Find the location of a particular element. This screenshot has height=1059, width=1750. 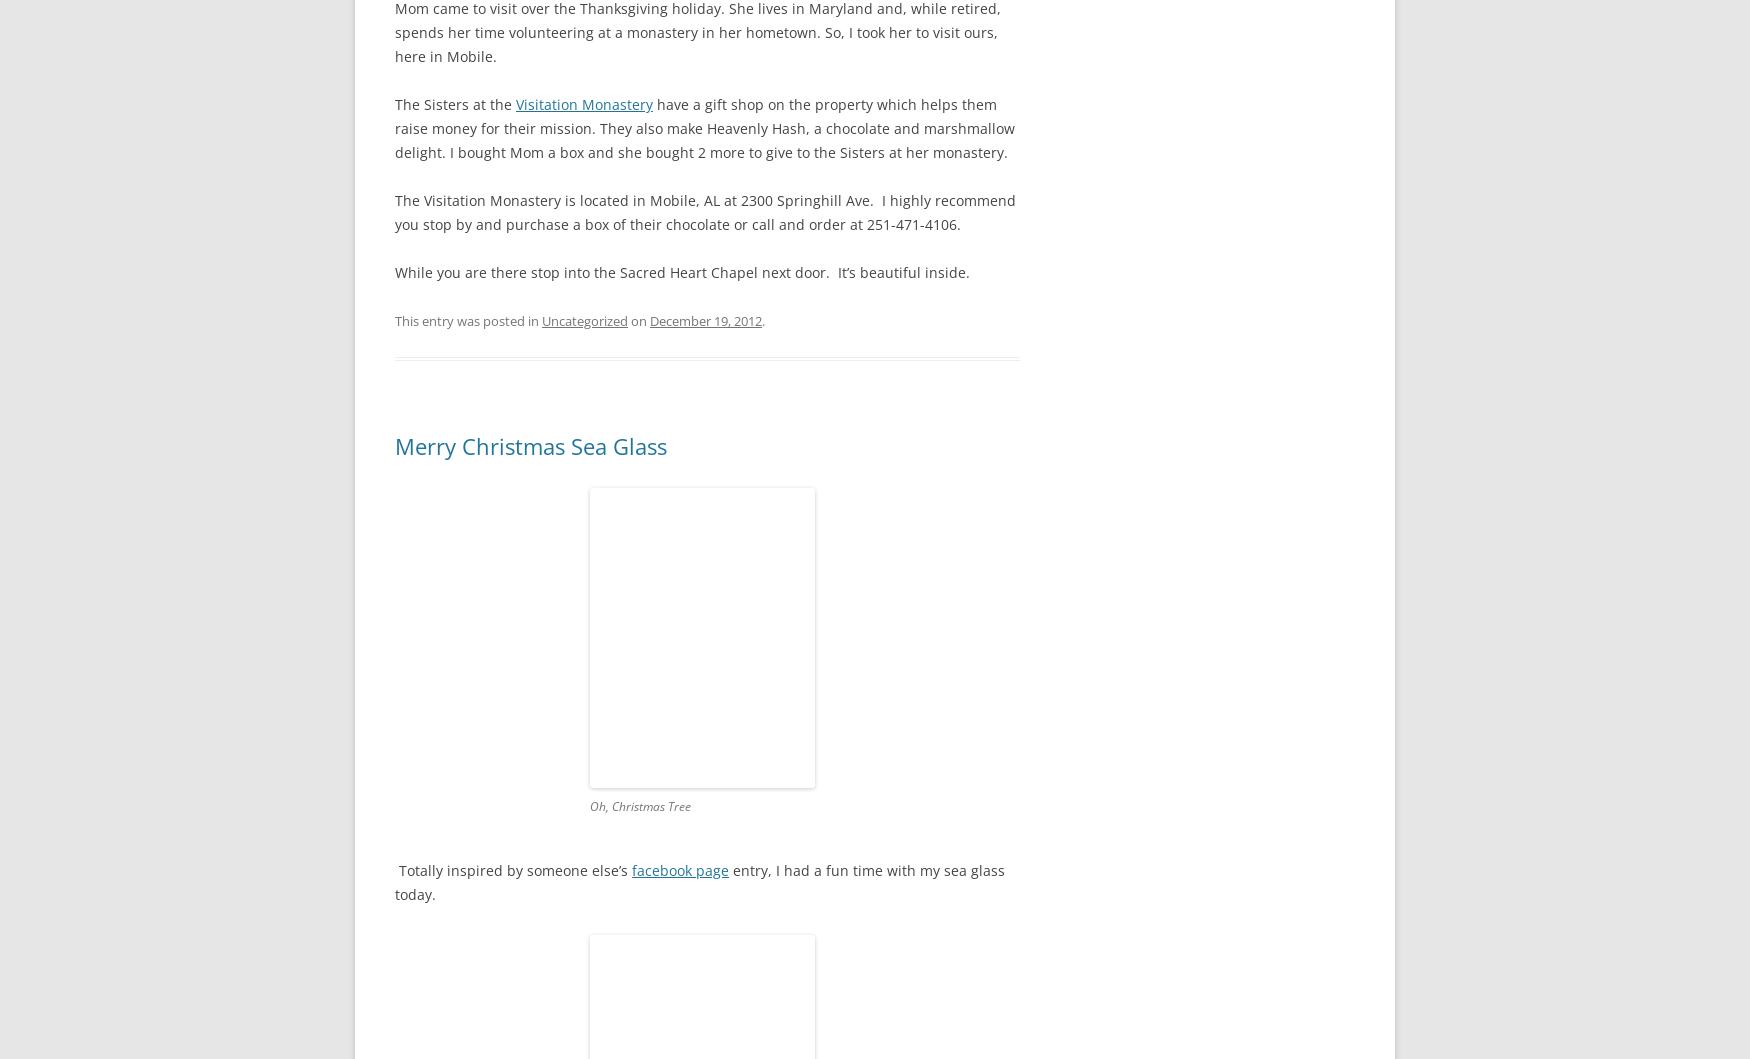

'Oh, Christmas Tree' is located at coordinates (638, 804).